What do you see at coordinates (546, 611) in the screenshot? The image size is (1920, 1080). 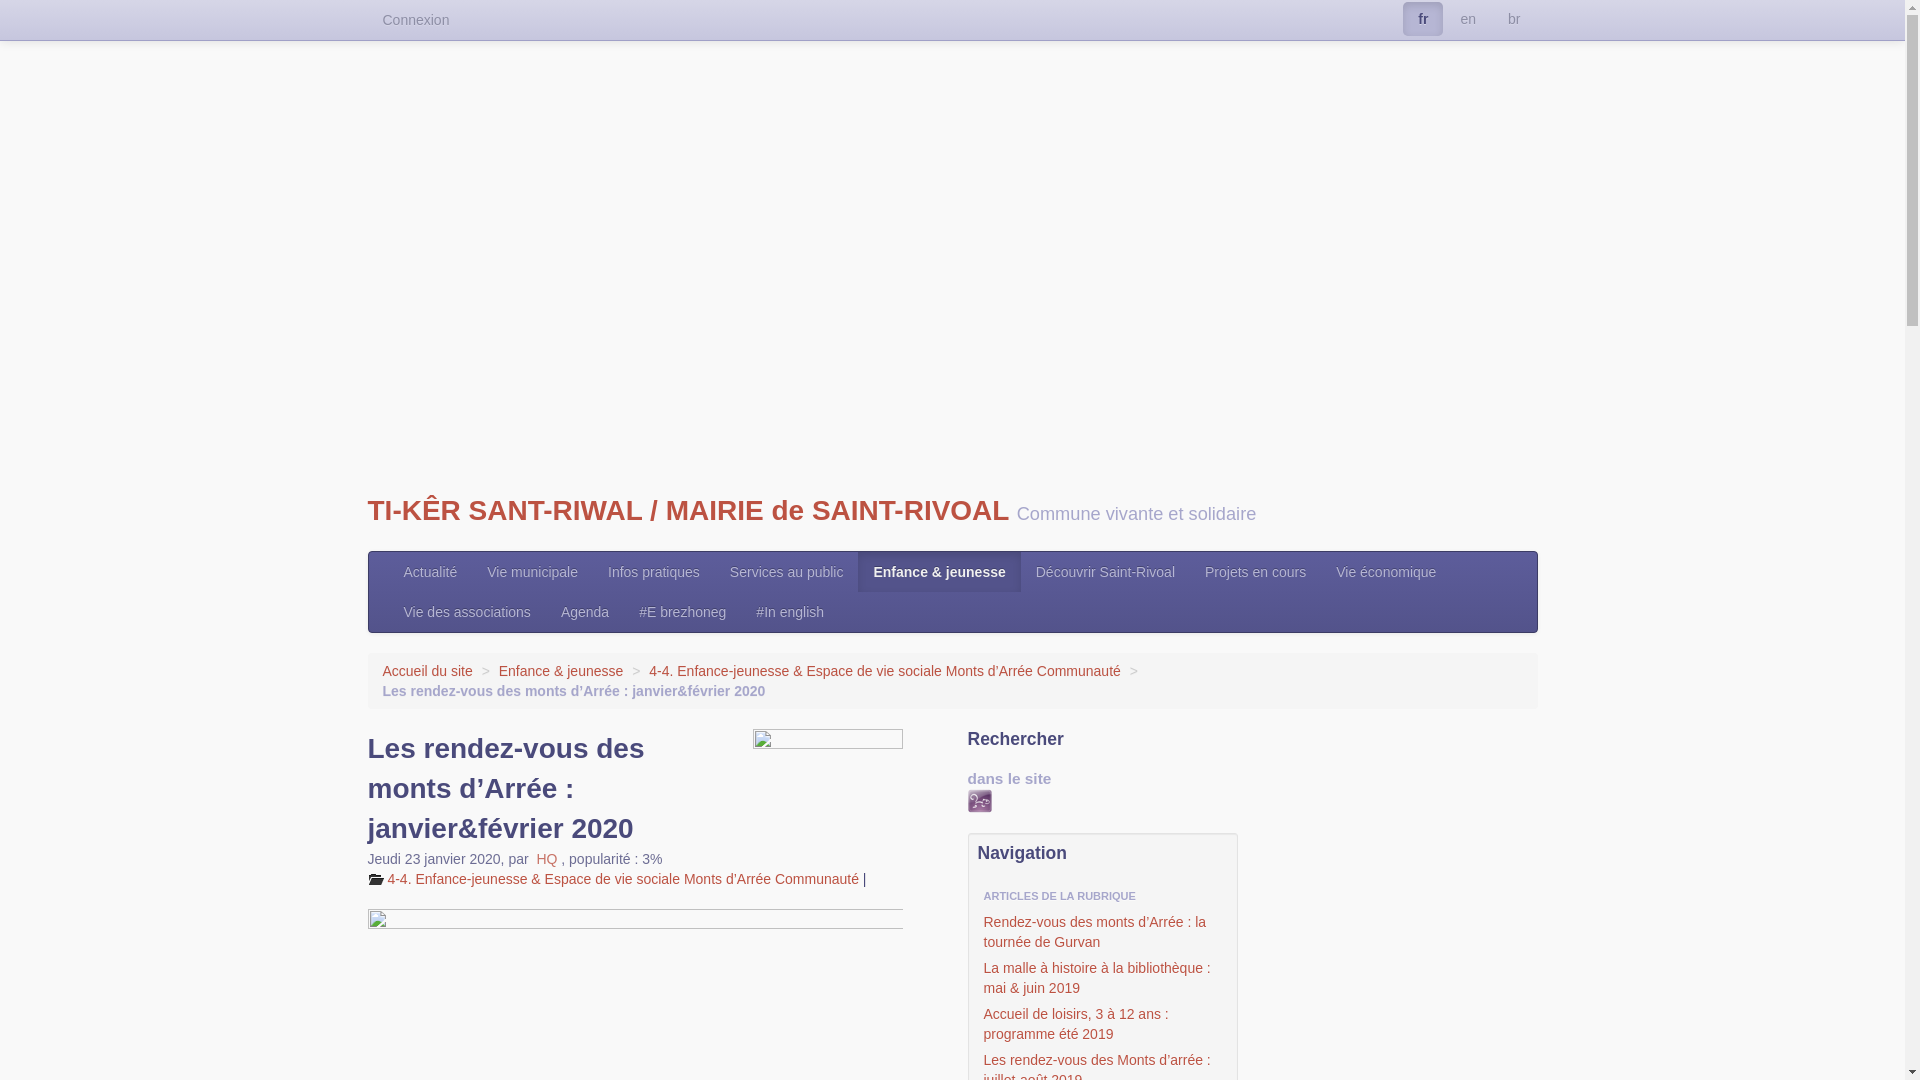 I see `'Agenda'` at bounding box center [546, 611].